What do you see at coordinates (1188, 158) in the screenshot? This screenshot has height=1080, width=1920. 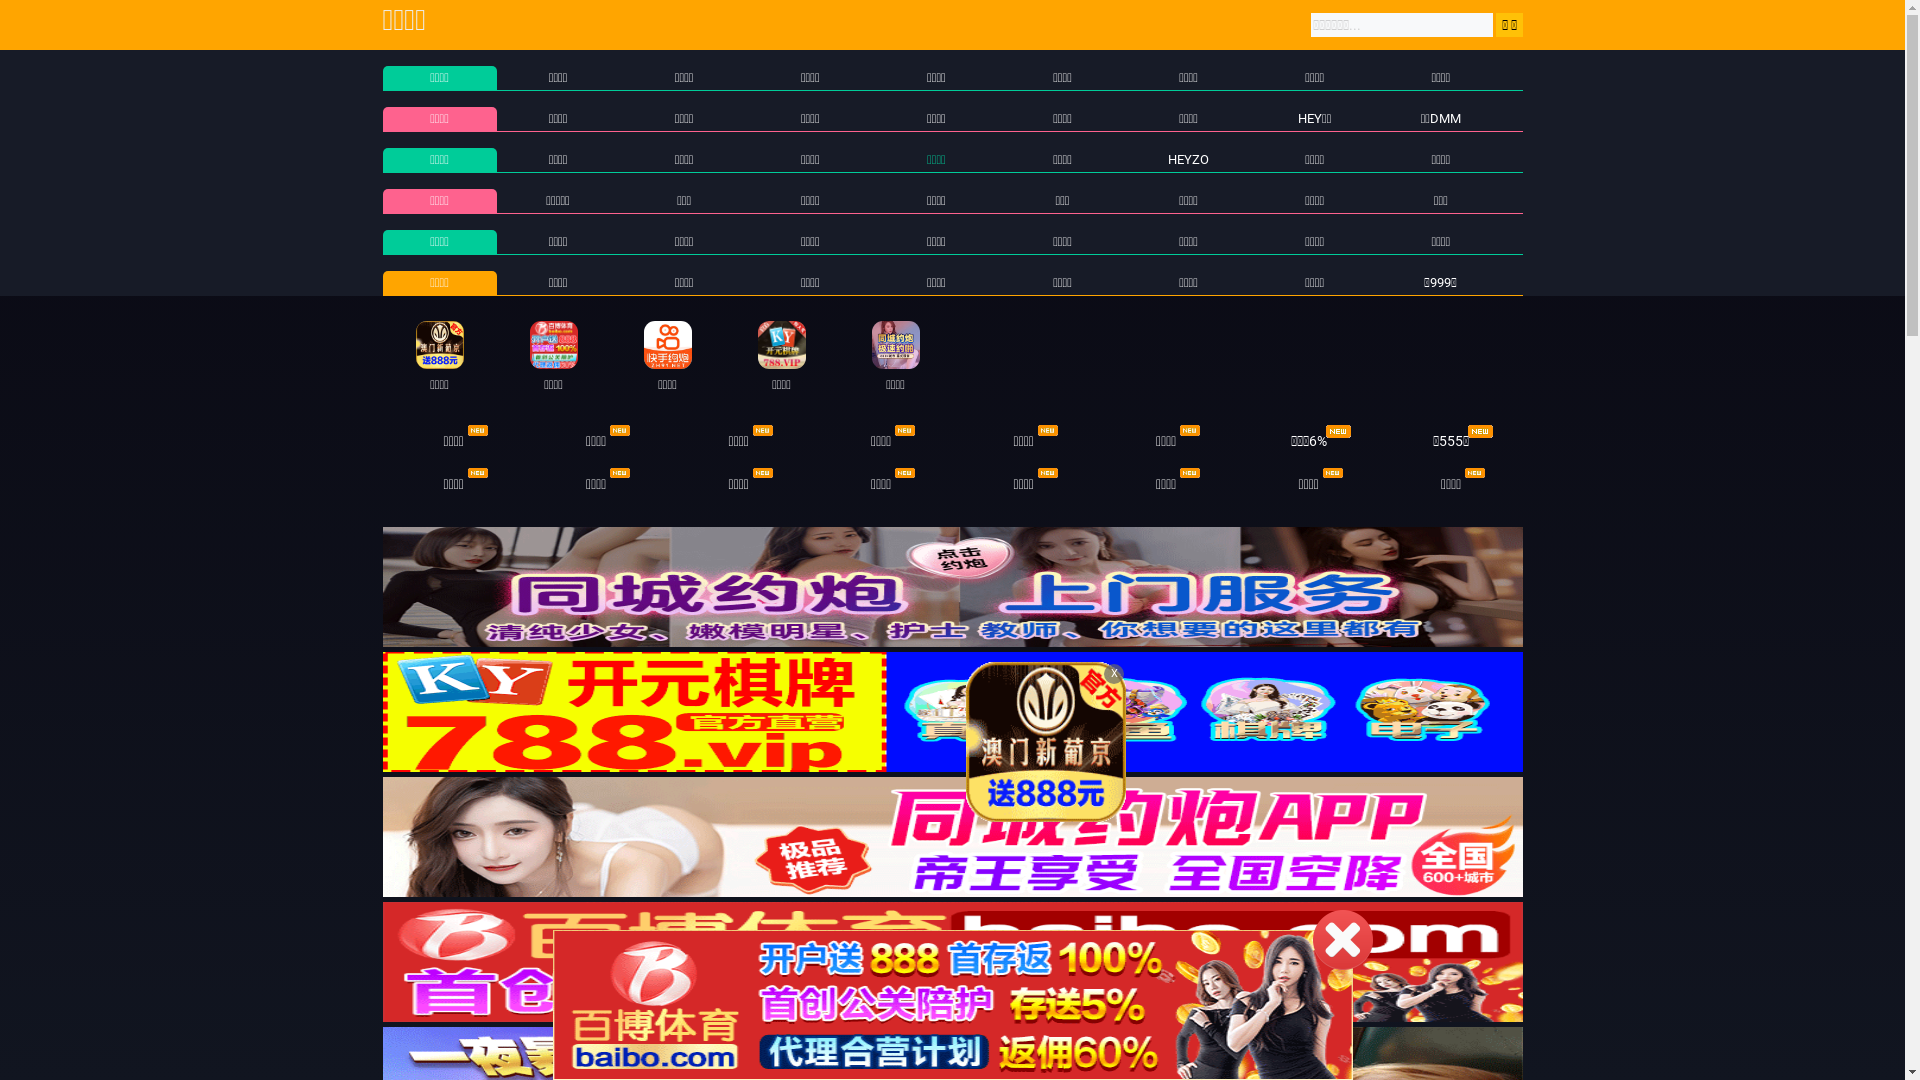 I see `'HEYZO'` at bounding box center [1188, 158].